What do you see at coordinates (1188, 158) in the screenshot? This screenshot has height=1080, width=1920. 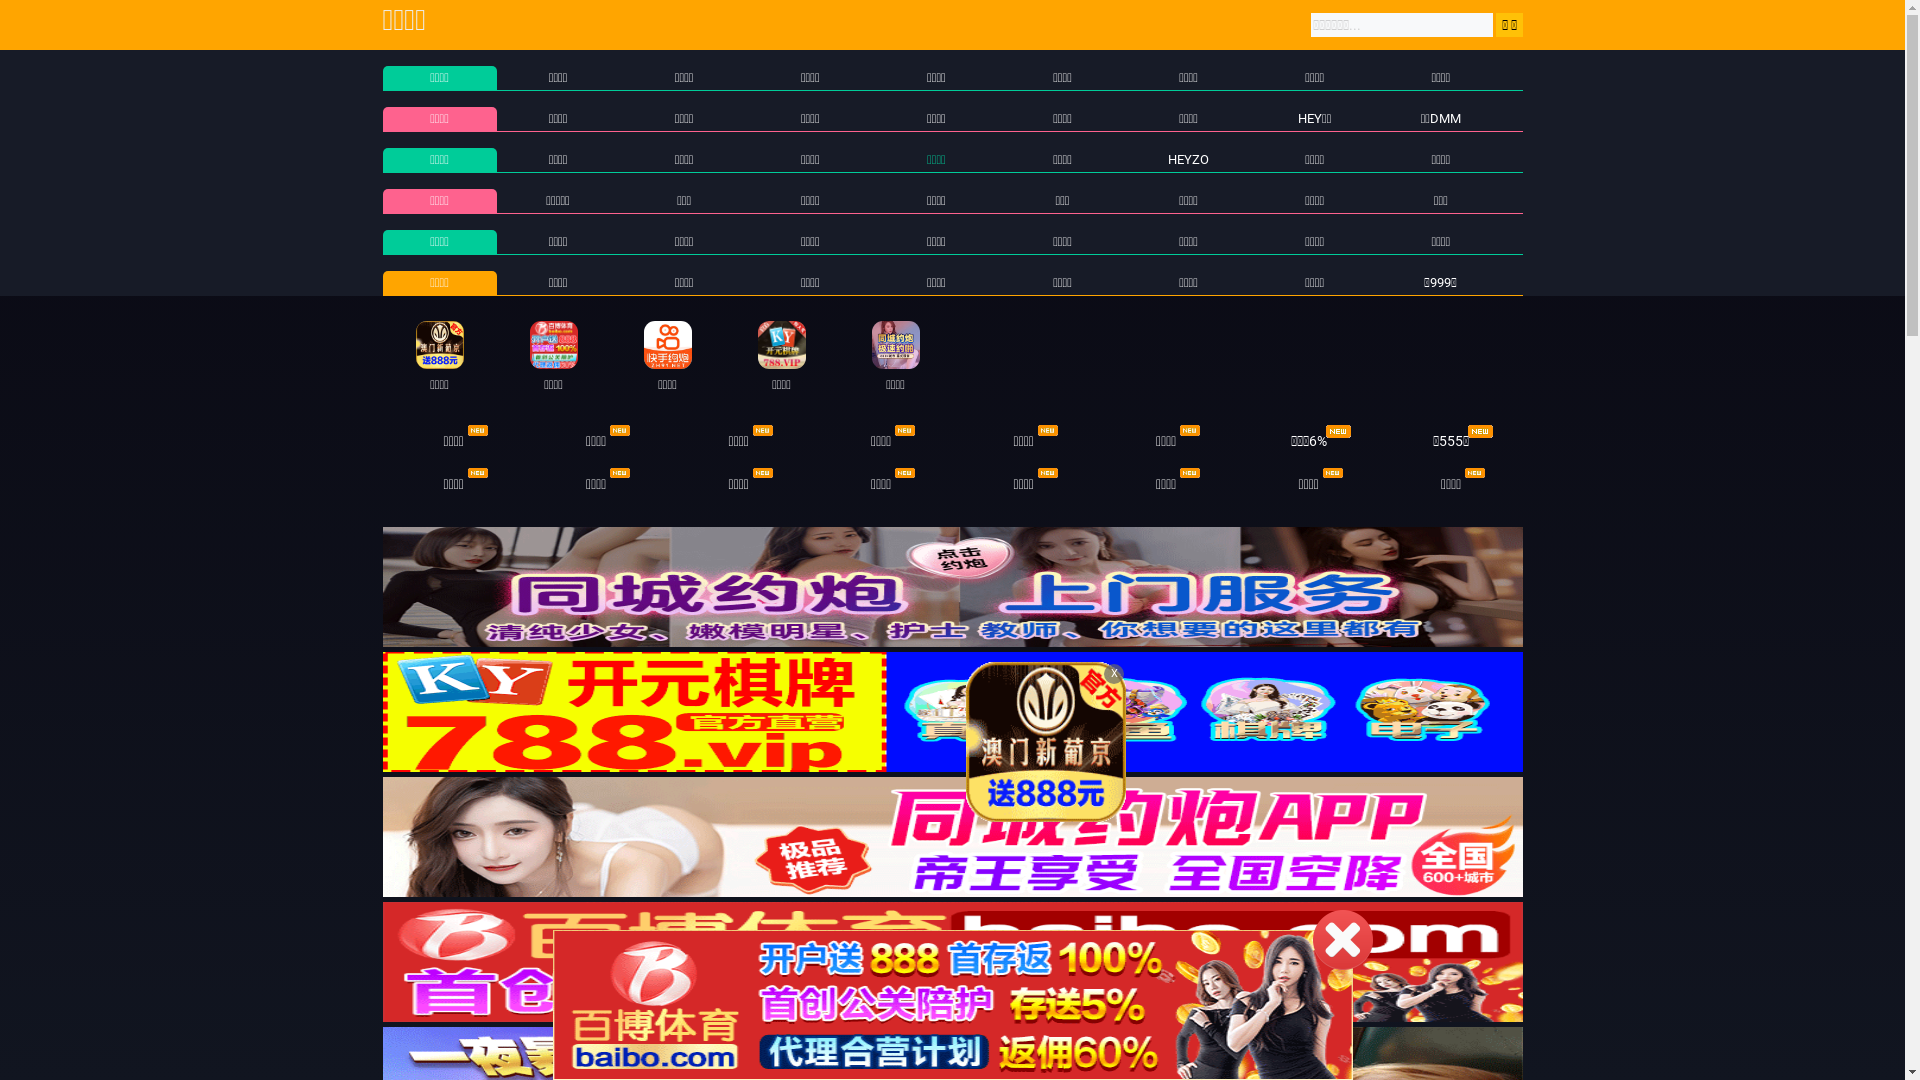 I see `'HEYZO'` at bounding box center [1188, 158].